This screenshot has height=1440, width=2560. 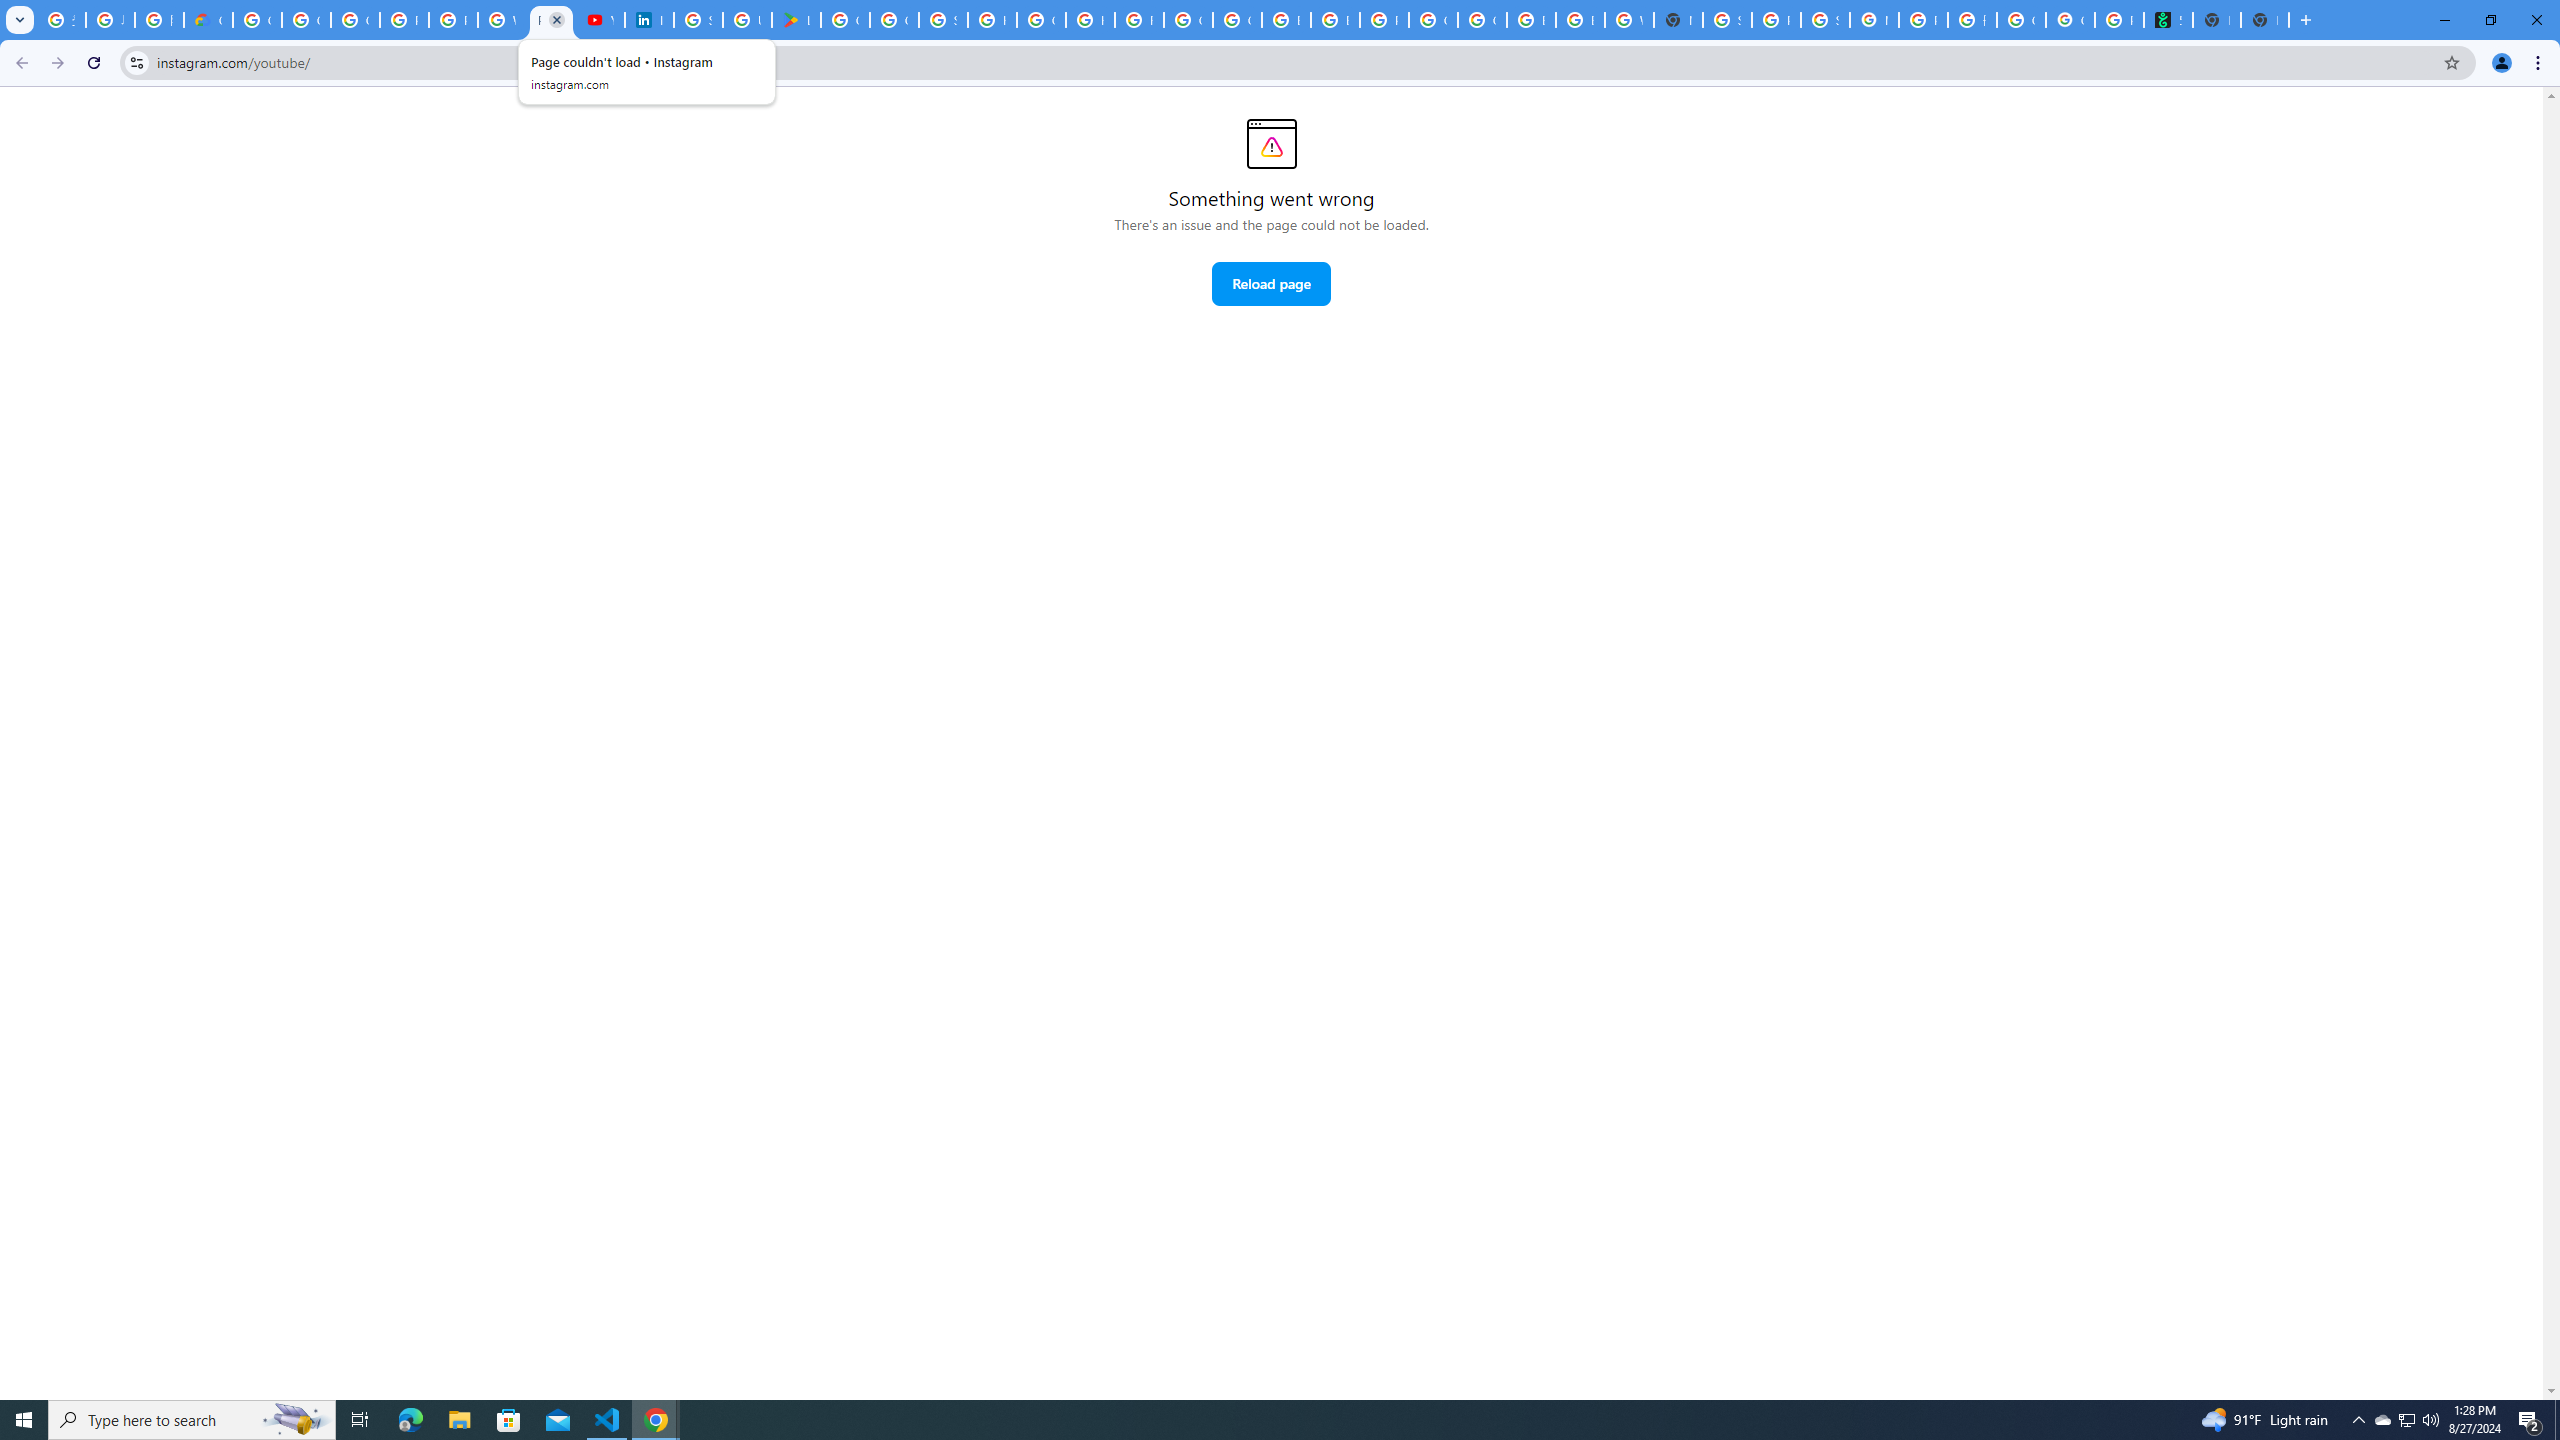 I want to click on 'Error', so click(x=1271, y=143).